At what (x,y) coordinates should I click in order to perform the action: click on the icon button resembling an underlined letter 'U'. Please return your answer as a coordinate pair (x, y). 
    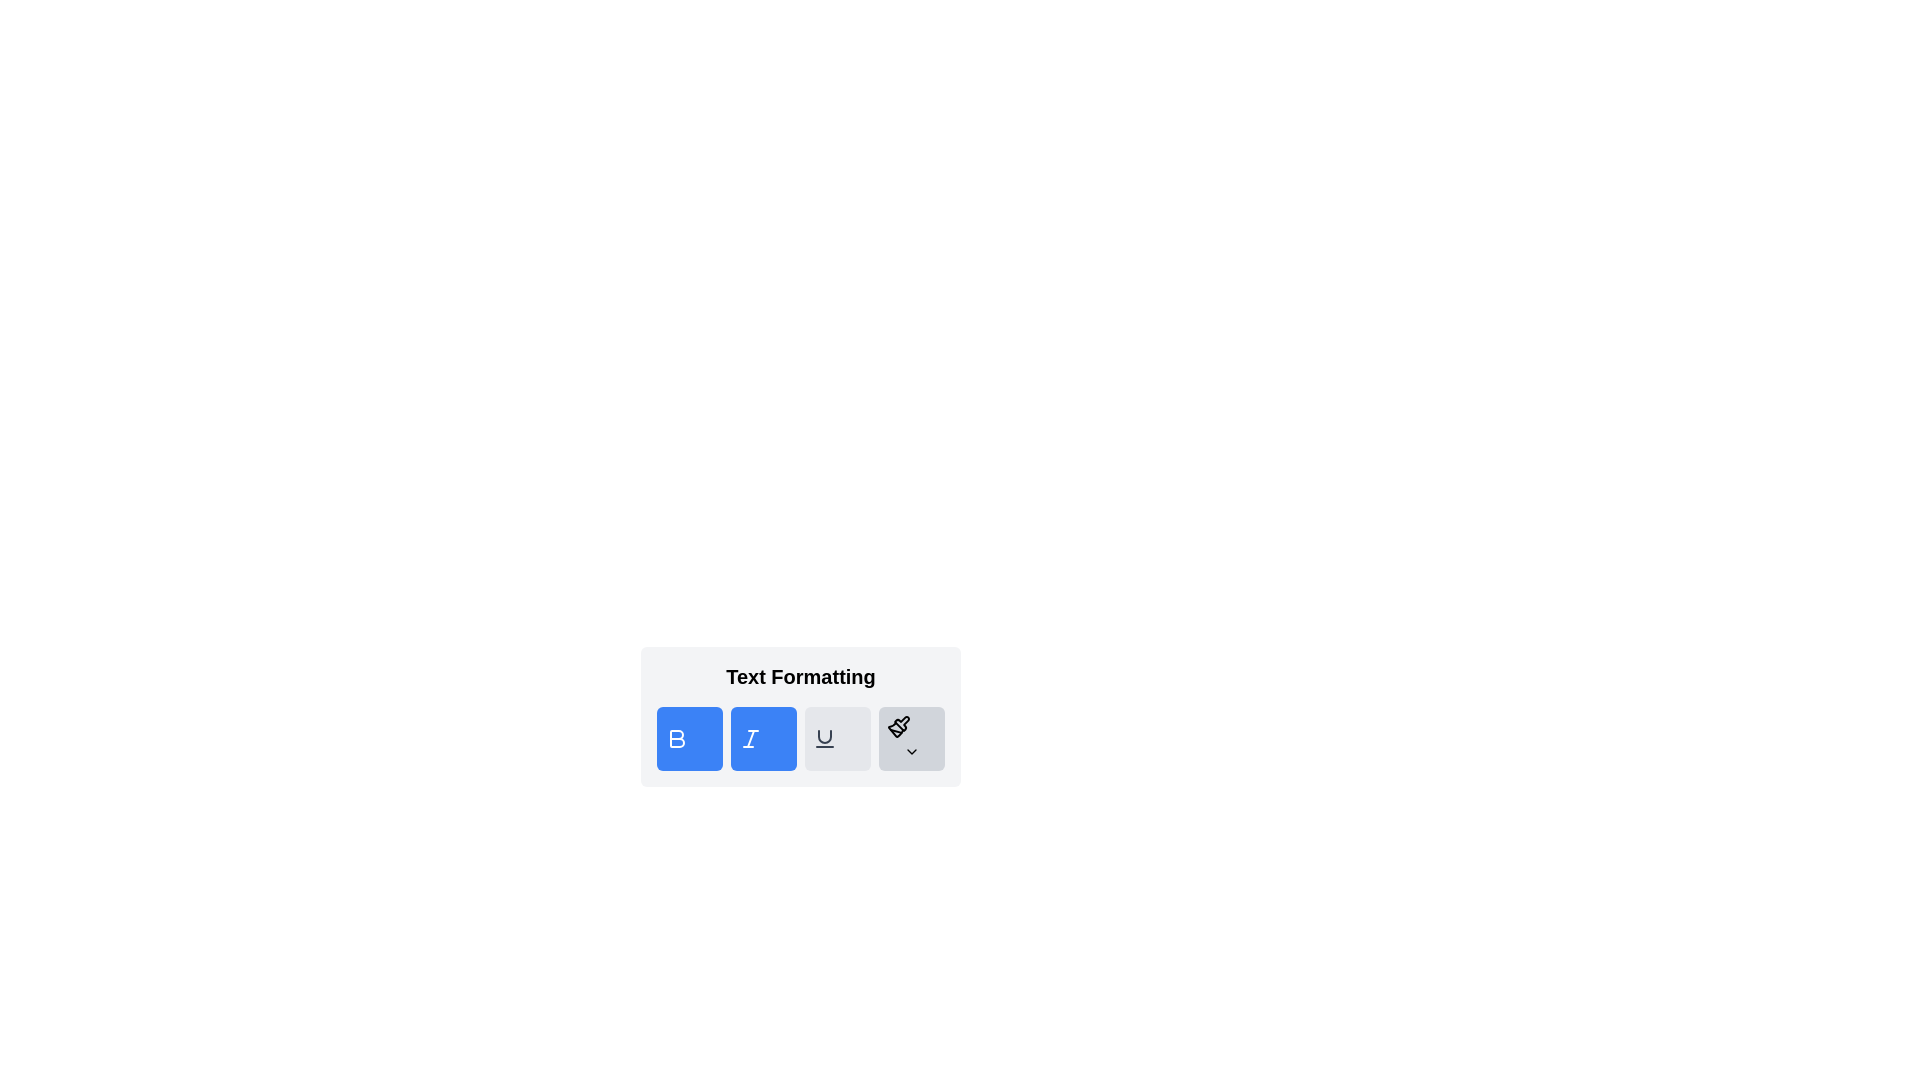
    Looking at the image, I should click on (825, 739).